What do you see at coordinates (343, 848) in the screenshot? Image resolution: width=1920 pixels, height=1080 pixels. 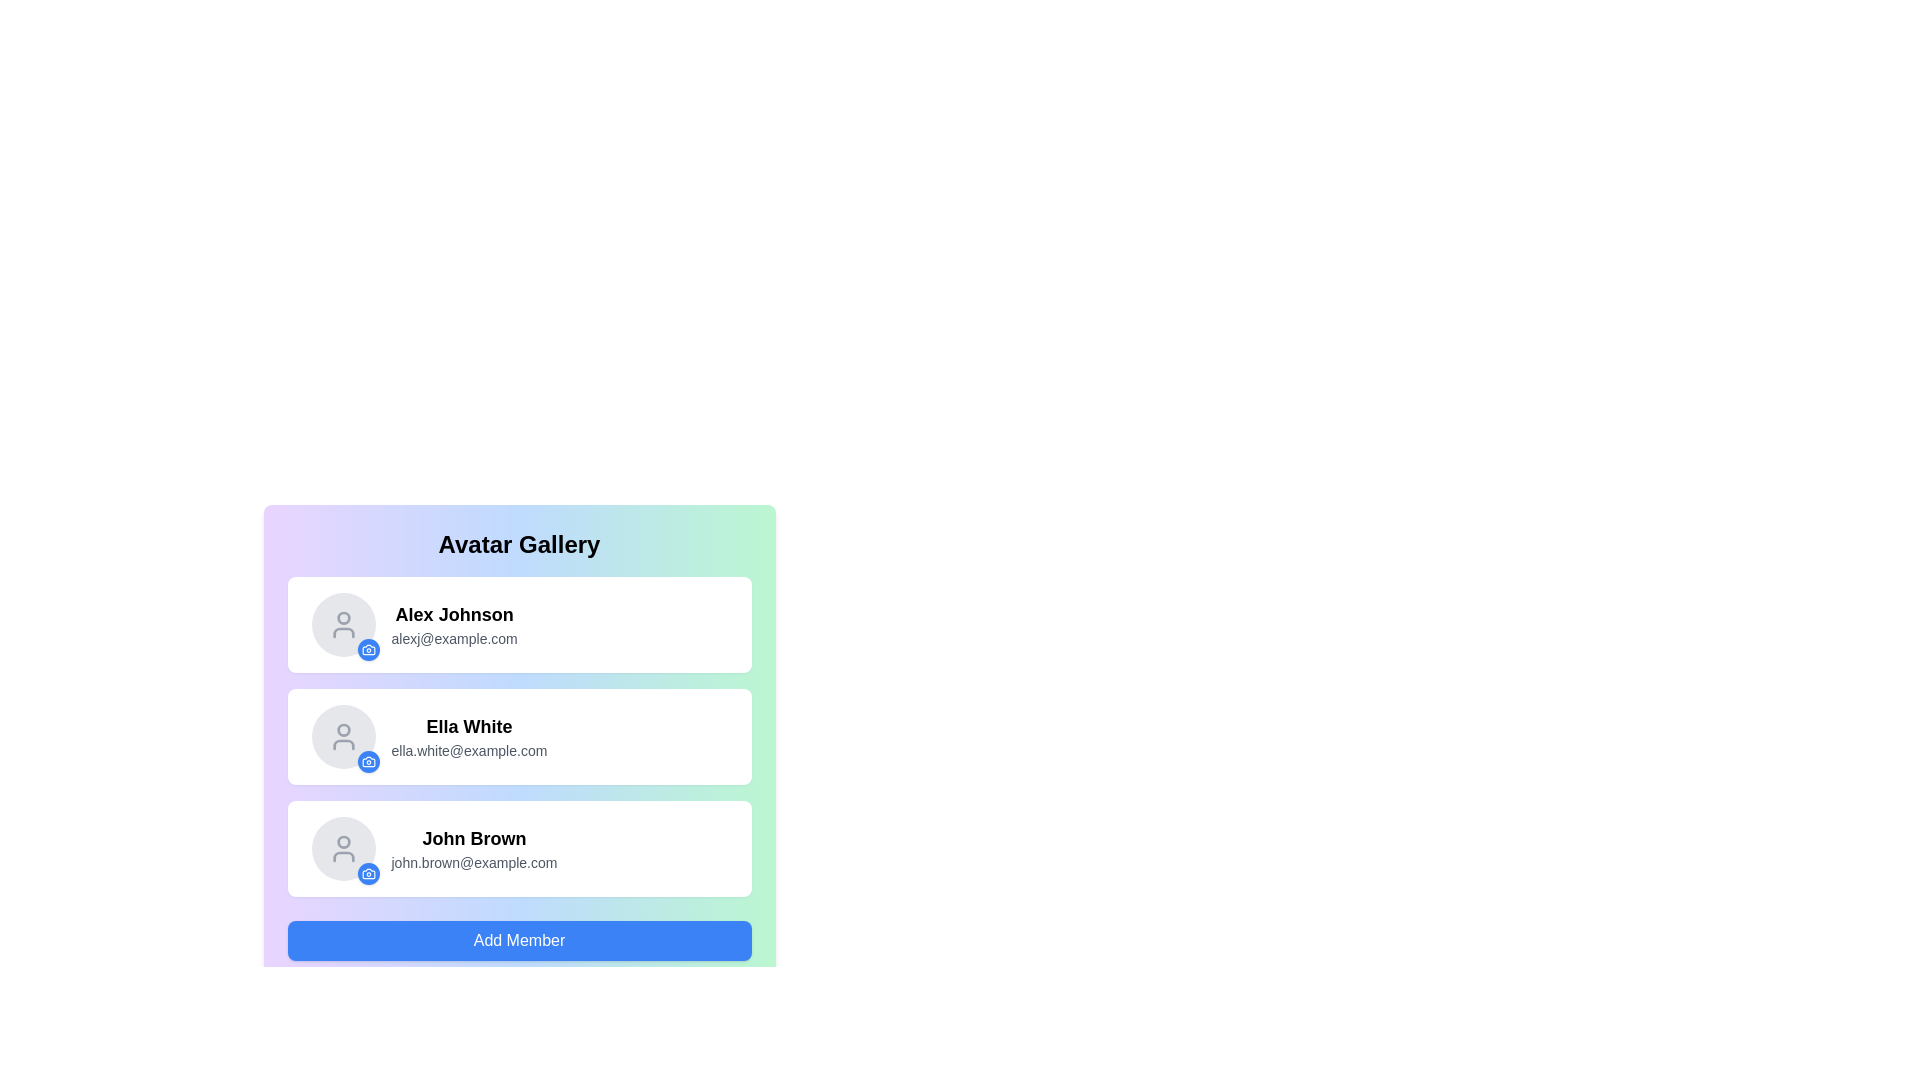 I see `the profile icon representing the user 'John Brown', located in the third user section on the left side` at bounding box center [343, 848].